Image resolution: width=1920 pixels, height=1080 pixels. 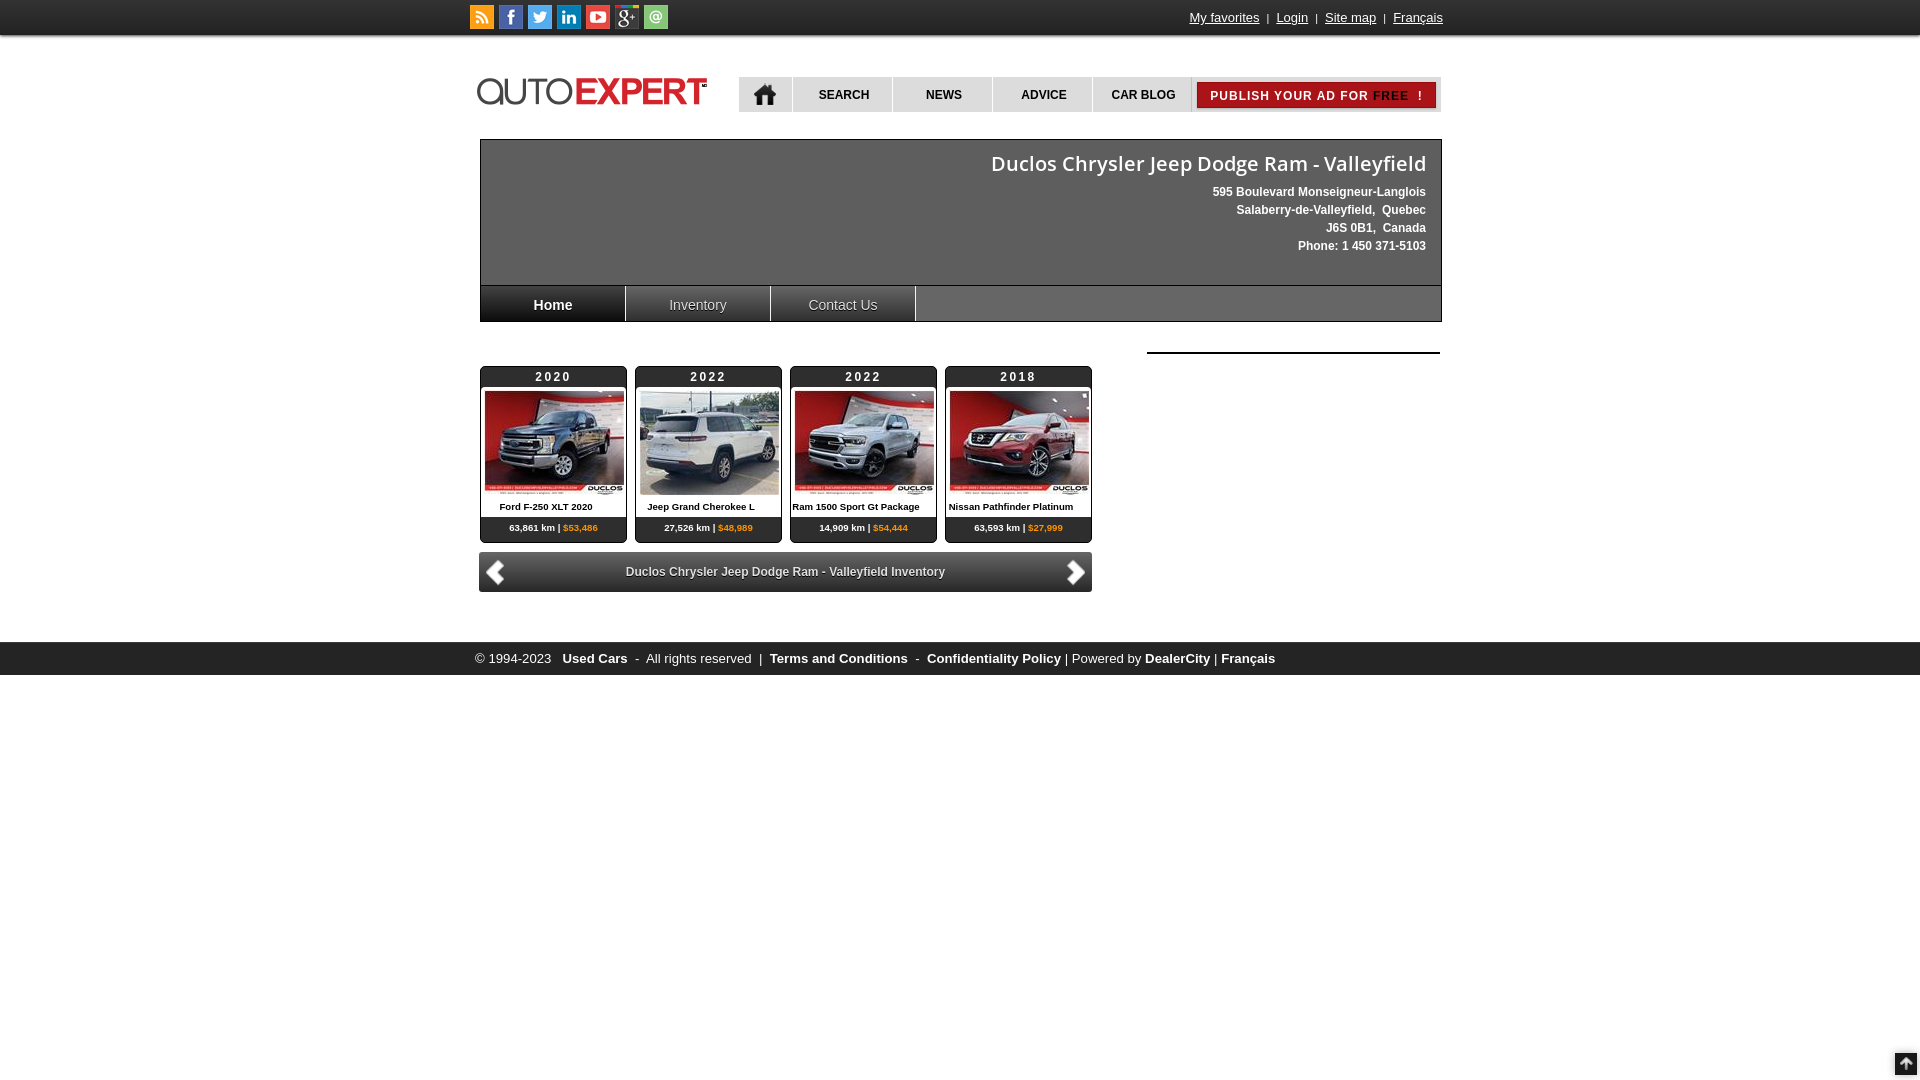 What do you see at coordinates (626, 24) in the screenshot?
I see `'Follow autoExpert.ca on Google Plus'` at bounding box center [626, 24].